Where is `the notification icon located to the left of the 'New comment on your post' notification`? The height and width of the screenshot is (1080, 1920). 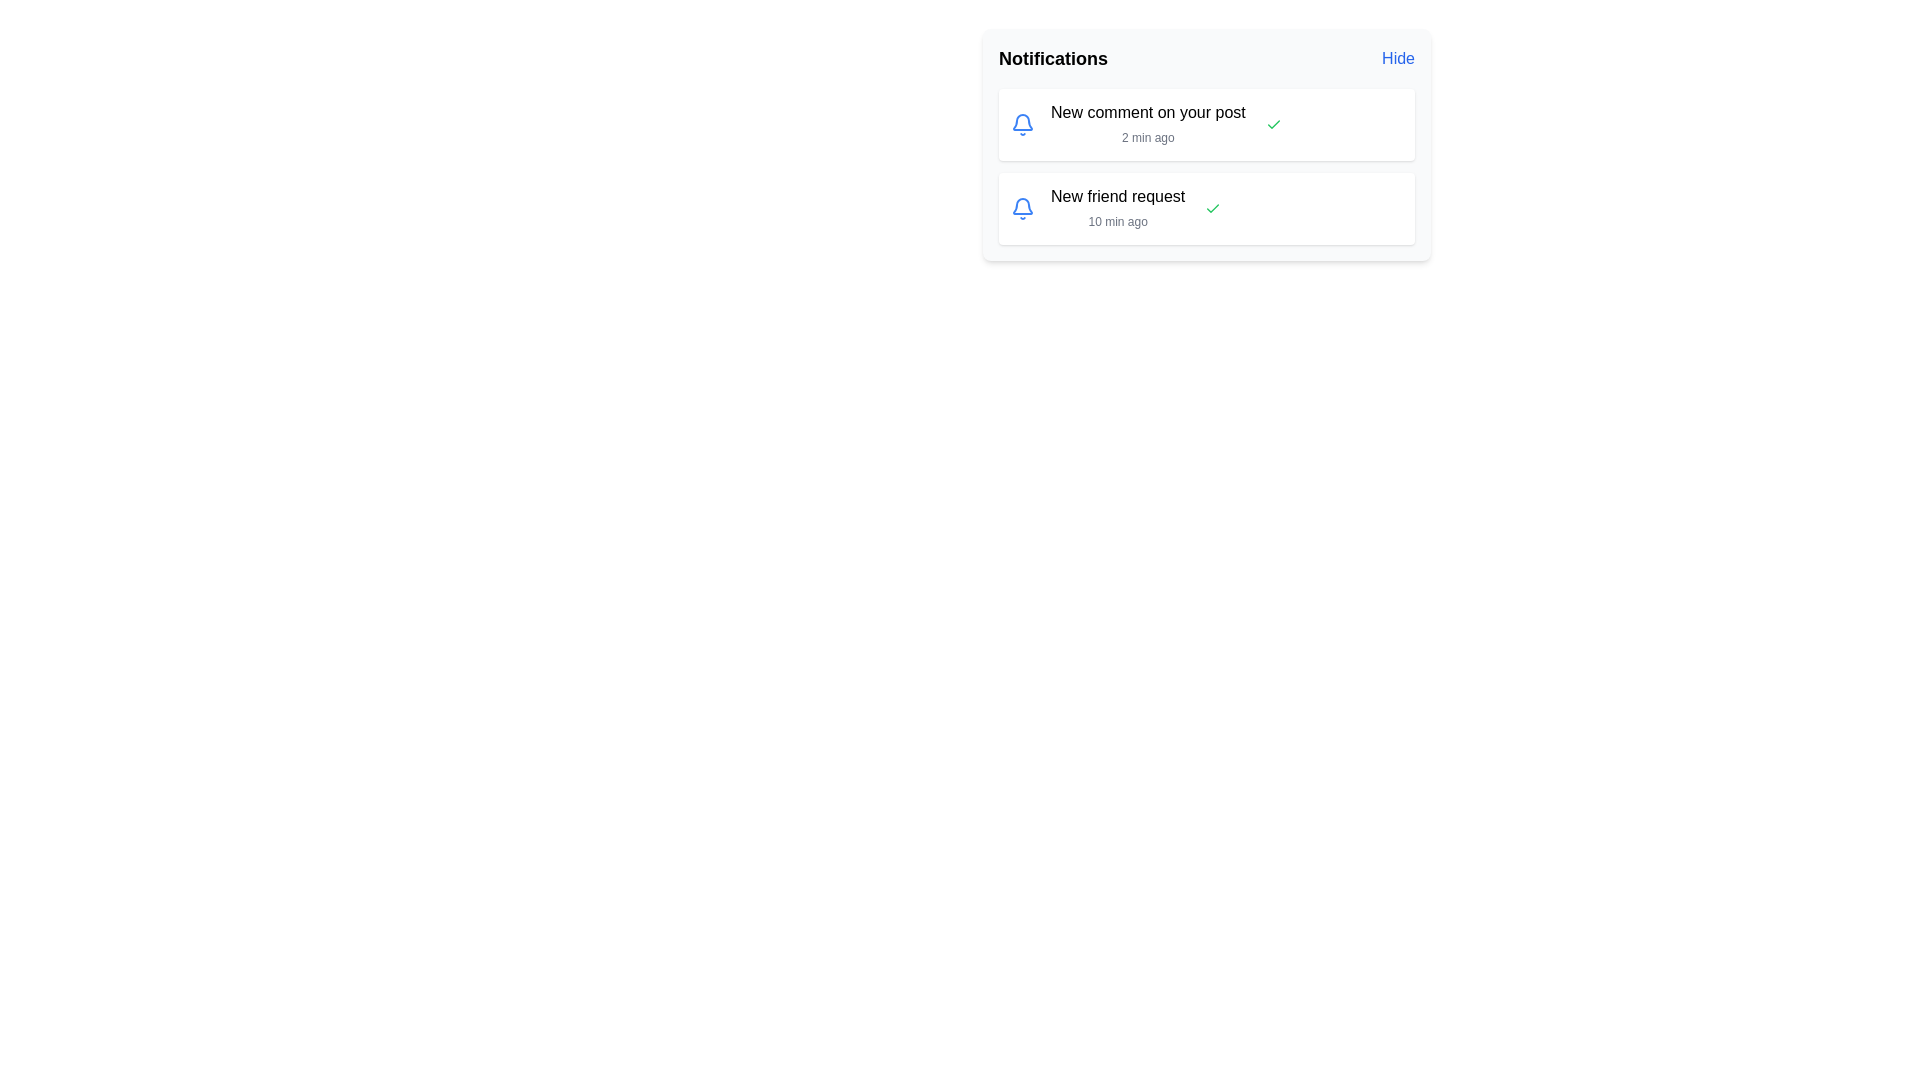 the notification icon located to the left of the 'New comment on your post' notification is located at coordinates (1022, 124).